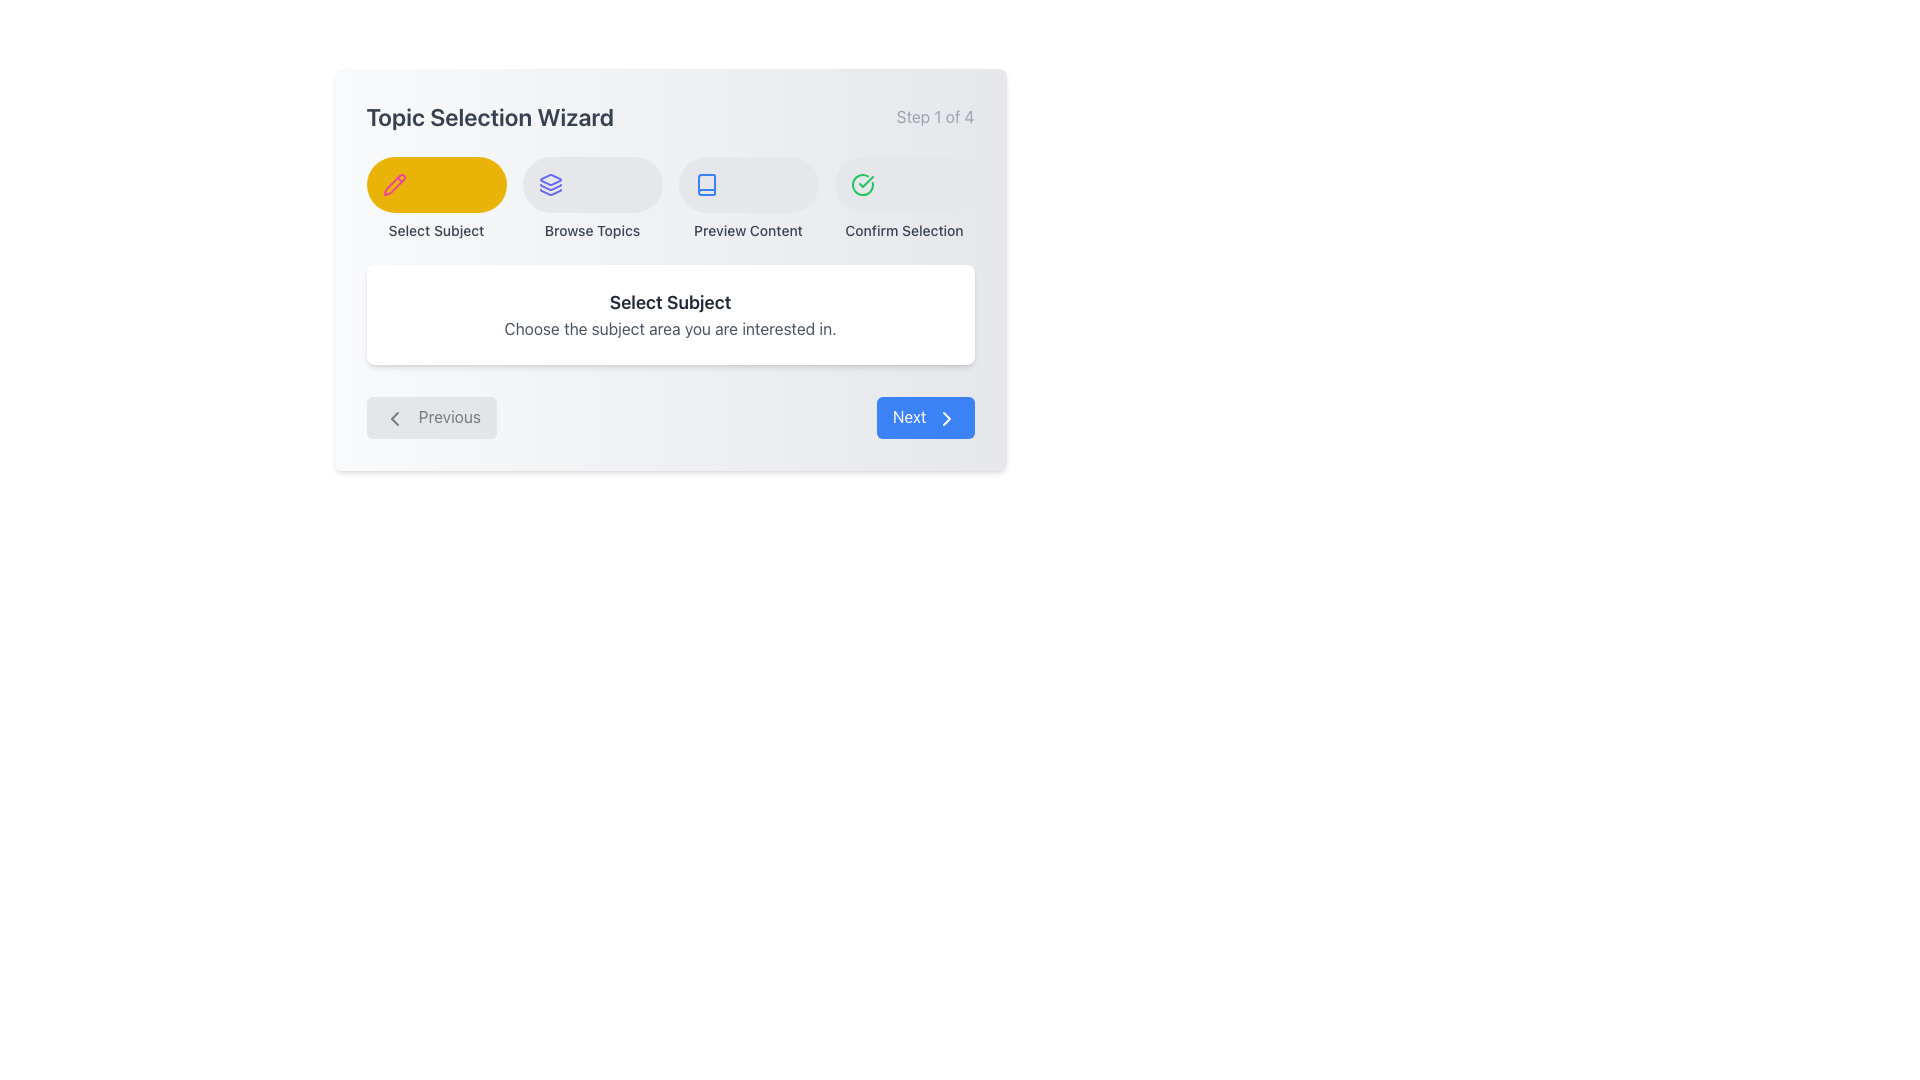 Image resolution: width=1920 pixels, height=1080 pixels. Describe the element at coordinates (903, 230) in the screenshot. I see `the label with the text 'Confirm Selection' that is styled with a gray color and located below a checkmark icon, situated at the far-right among four icons in a horizontal sequence` at that location.